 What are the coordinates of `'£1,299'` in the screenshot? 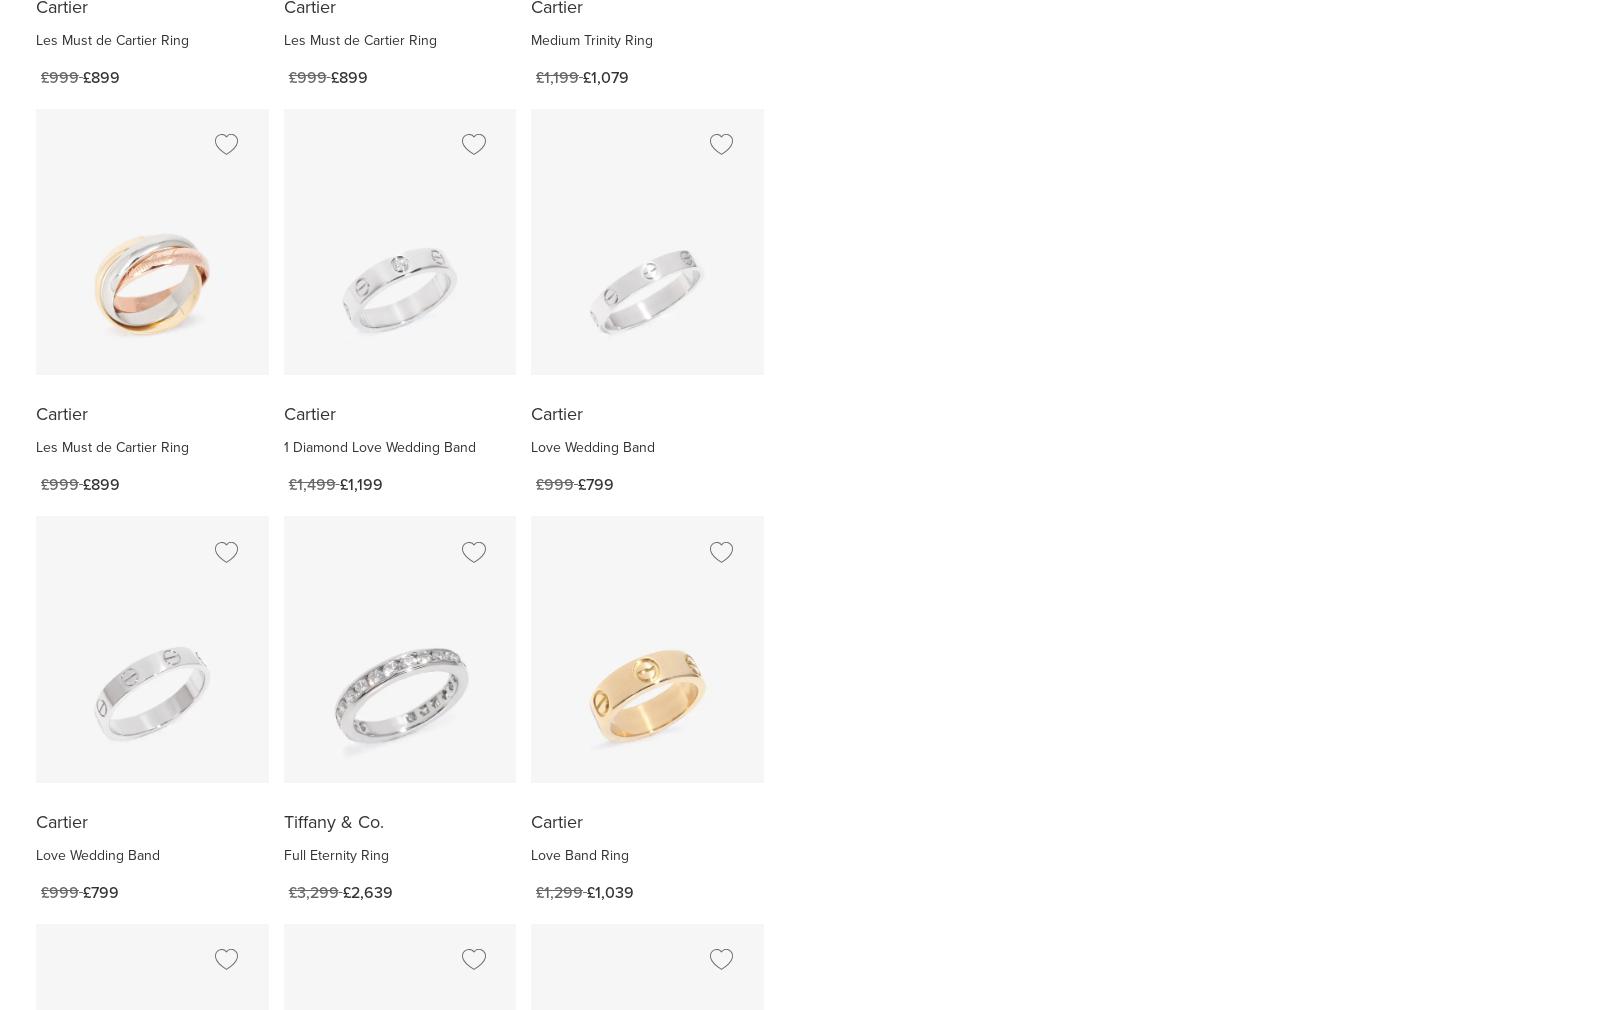 It's located at (558, 891).